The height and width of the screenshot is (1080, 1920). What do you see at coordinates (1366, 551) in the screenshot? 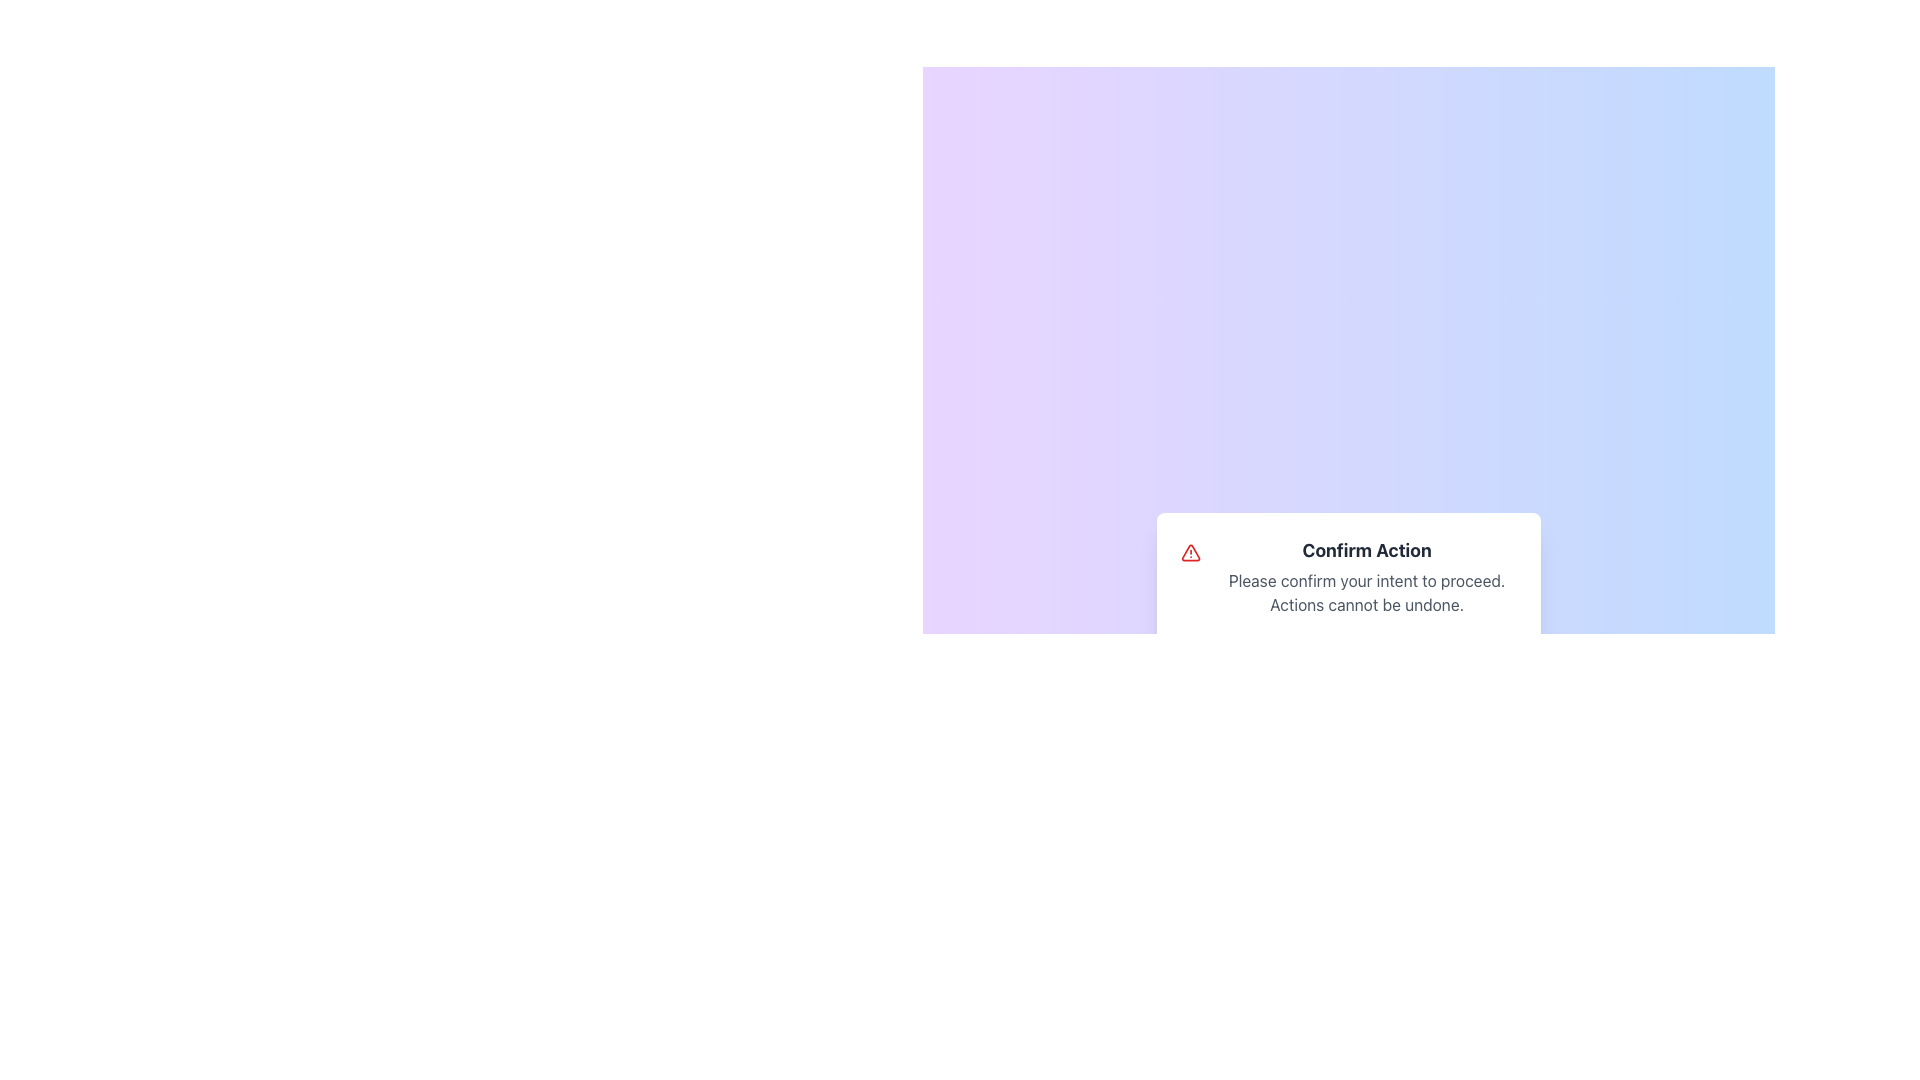
I see `the header text element labeled 'Confirm Action', which is styled in bold, larger dark gray font and positioned at the top-center of the modal dialog box` at bounding box center [1366, 551].